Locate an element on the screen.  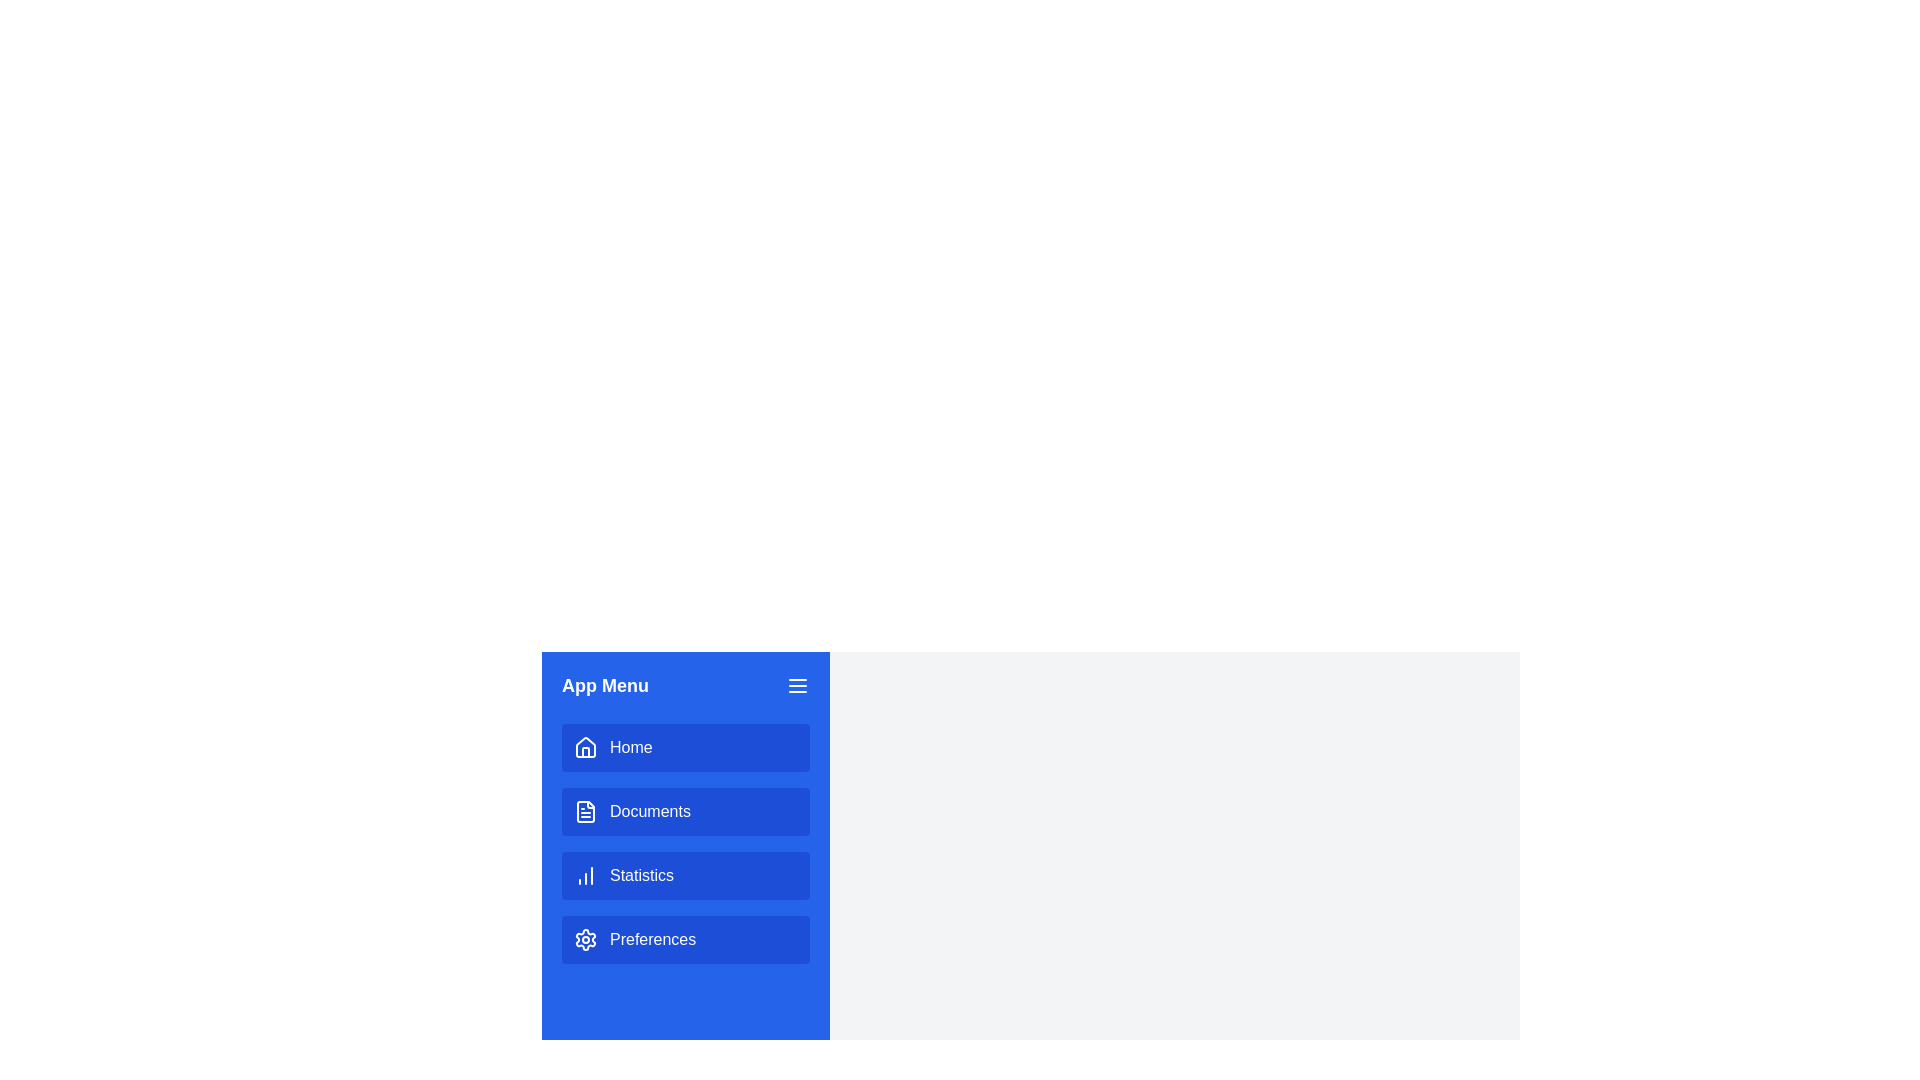
the 'Statistics' menu option is located at coordinates (686, 874).